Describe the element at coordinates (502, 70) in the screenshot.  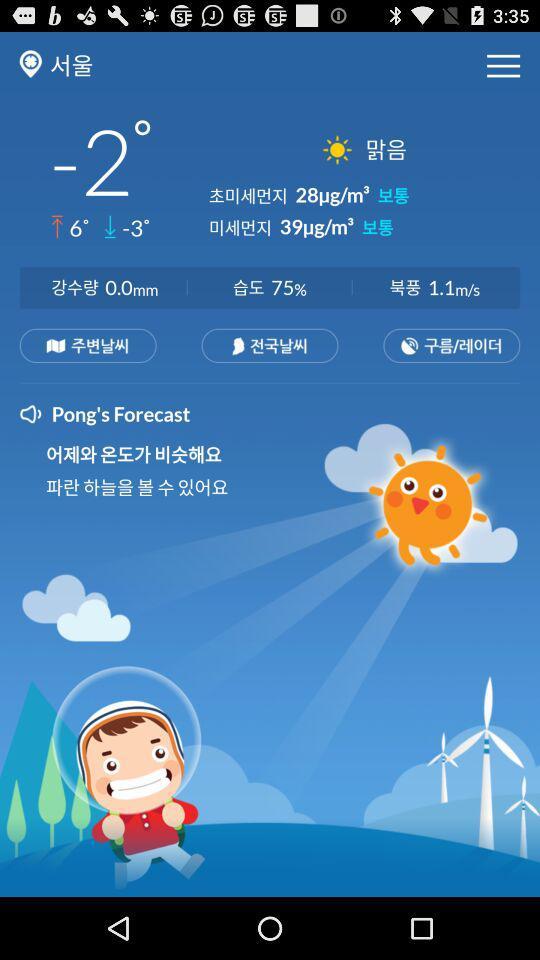
I see `the menu icon` at that location.